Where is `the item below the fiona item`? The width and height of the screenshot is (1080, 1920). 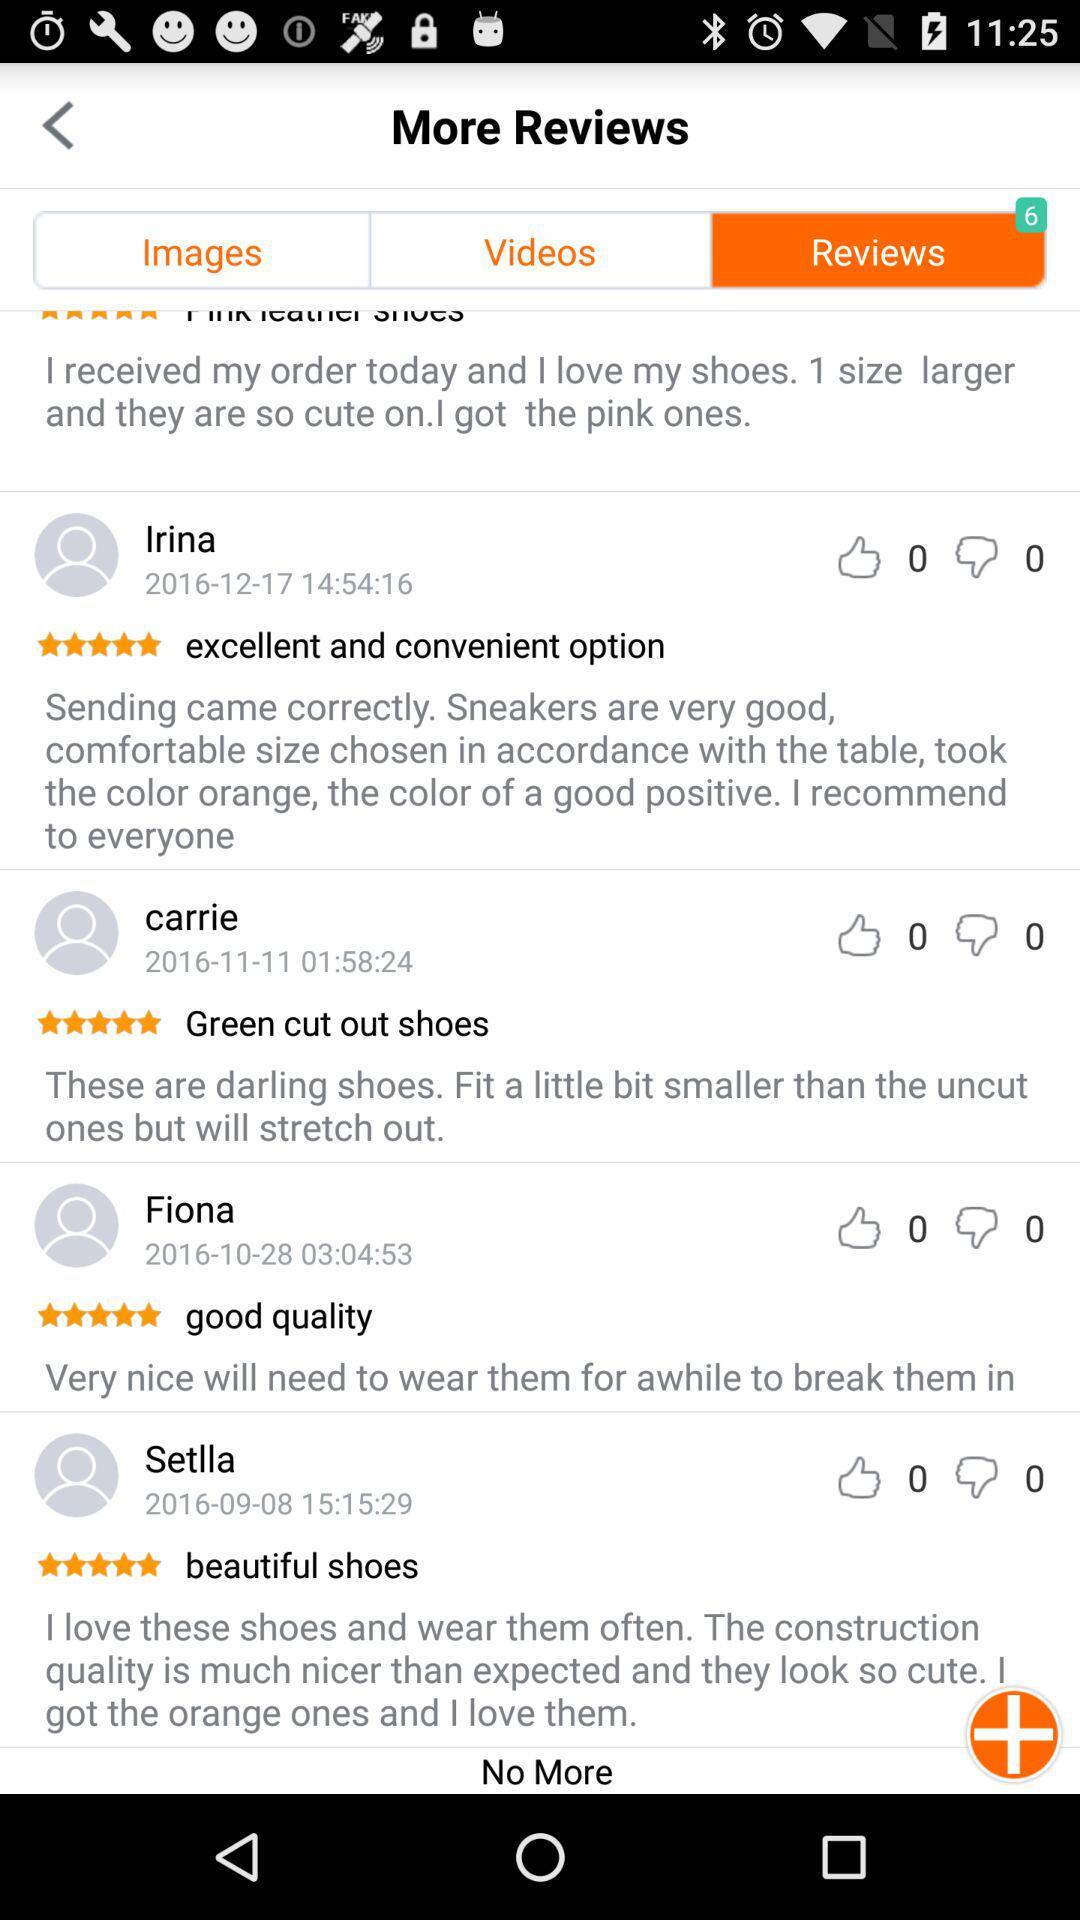 the item below the fiona item is located at coordinates (278, 1251).